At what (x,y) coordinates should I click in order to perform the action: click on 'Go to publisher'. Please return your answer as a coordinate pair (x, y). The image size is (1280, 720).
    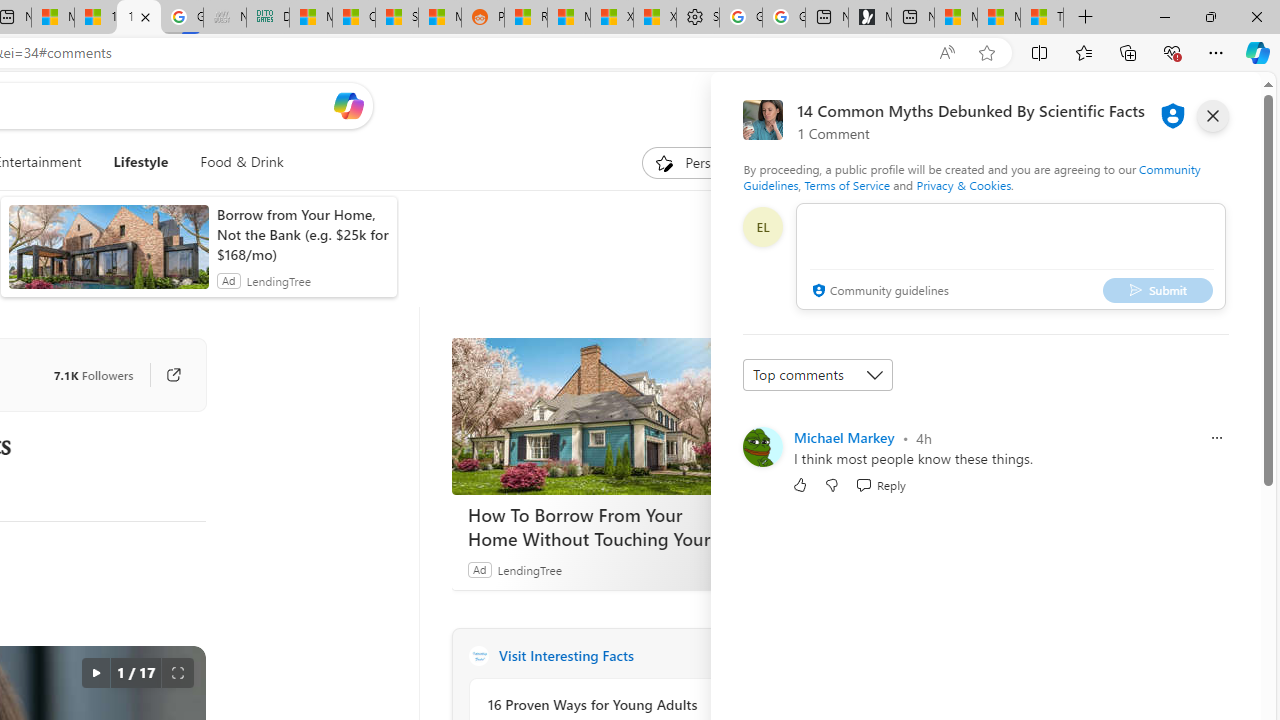
    Looking at the image, I should click on (163, 375).